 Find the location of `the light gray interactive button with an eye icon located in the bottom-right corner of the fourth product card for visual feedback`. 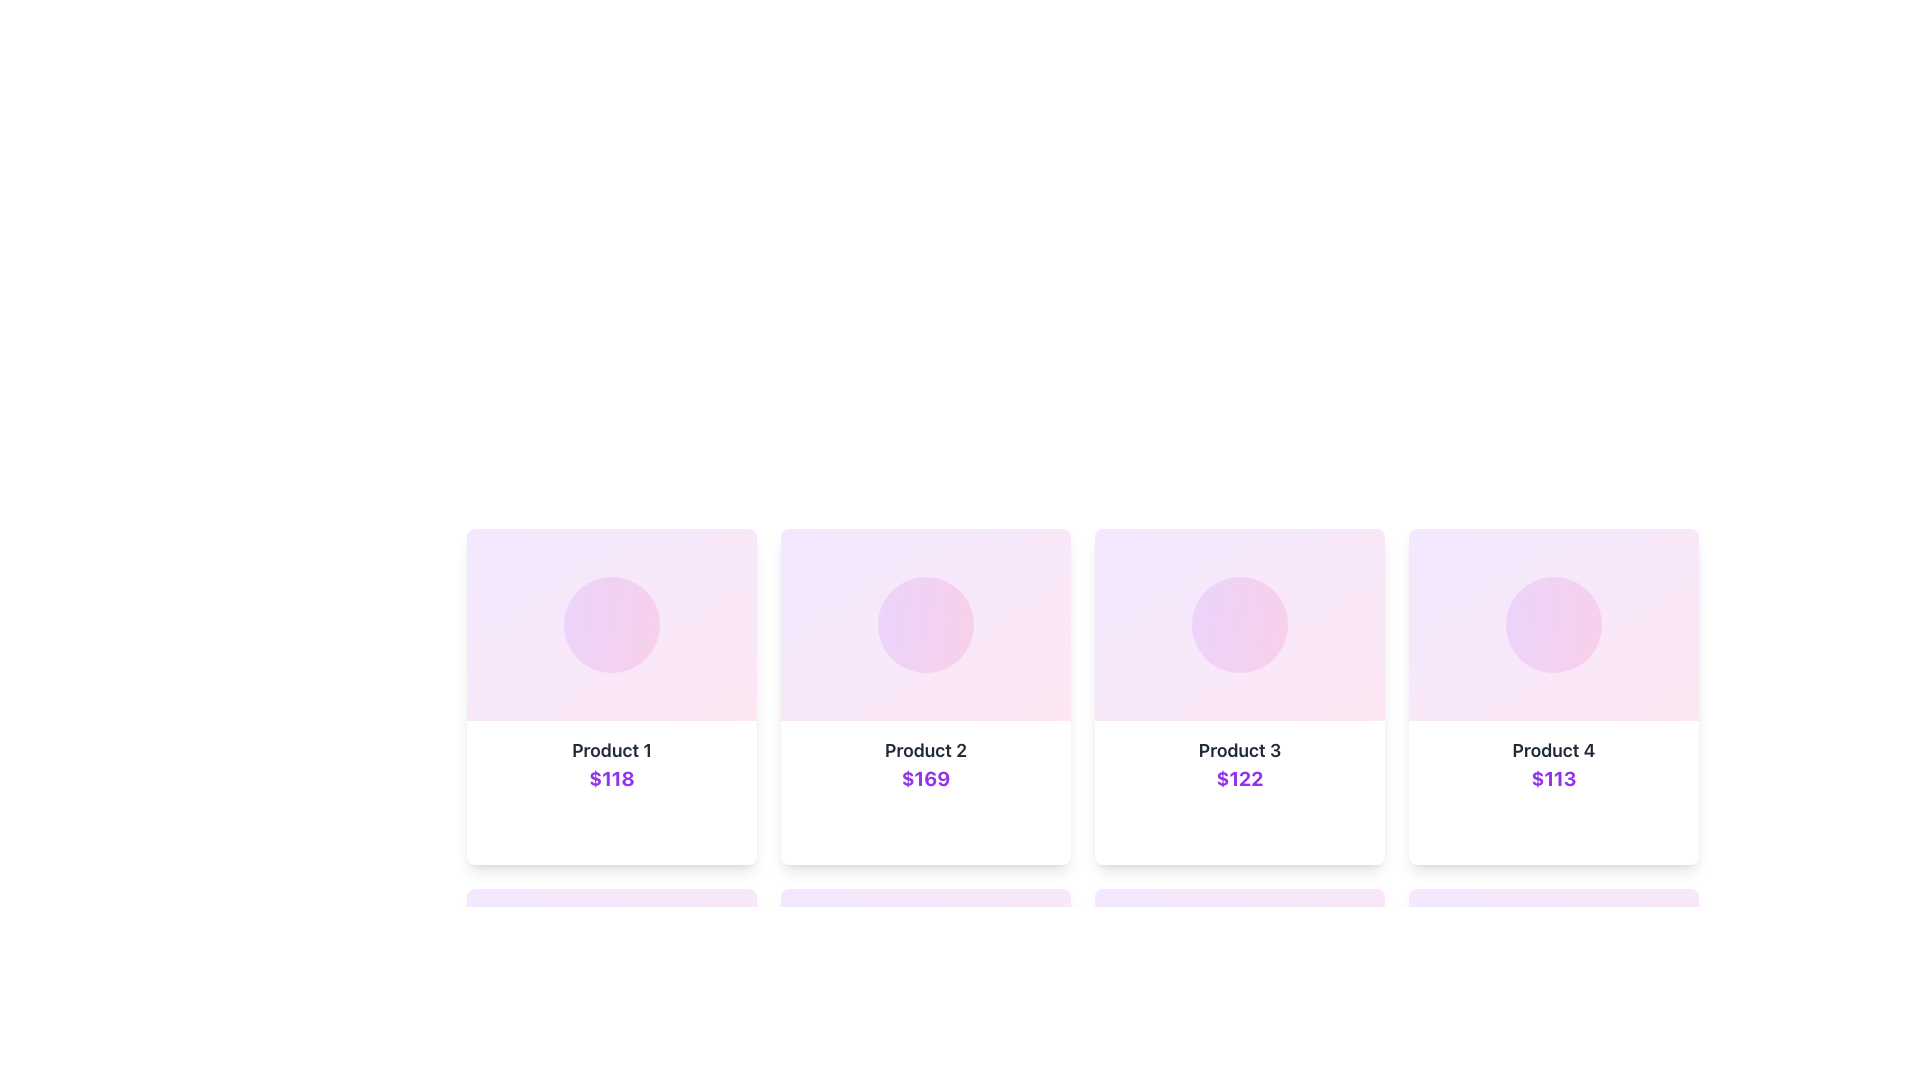

the light gray interactive button with an eye icon located in the bottom-right corner of the fourth product card for visual feedback is located at coordinates (1665, 829).